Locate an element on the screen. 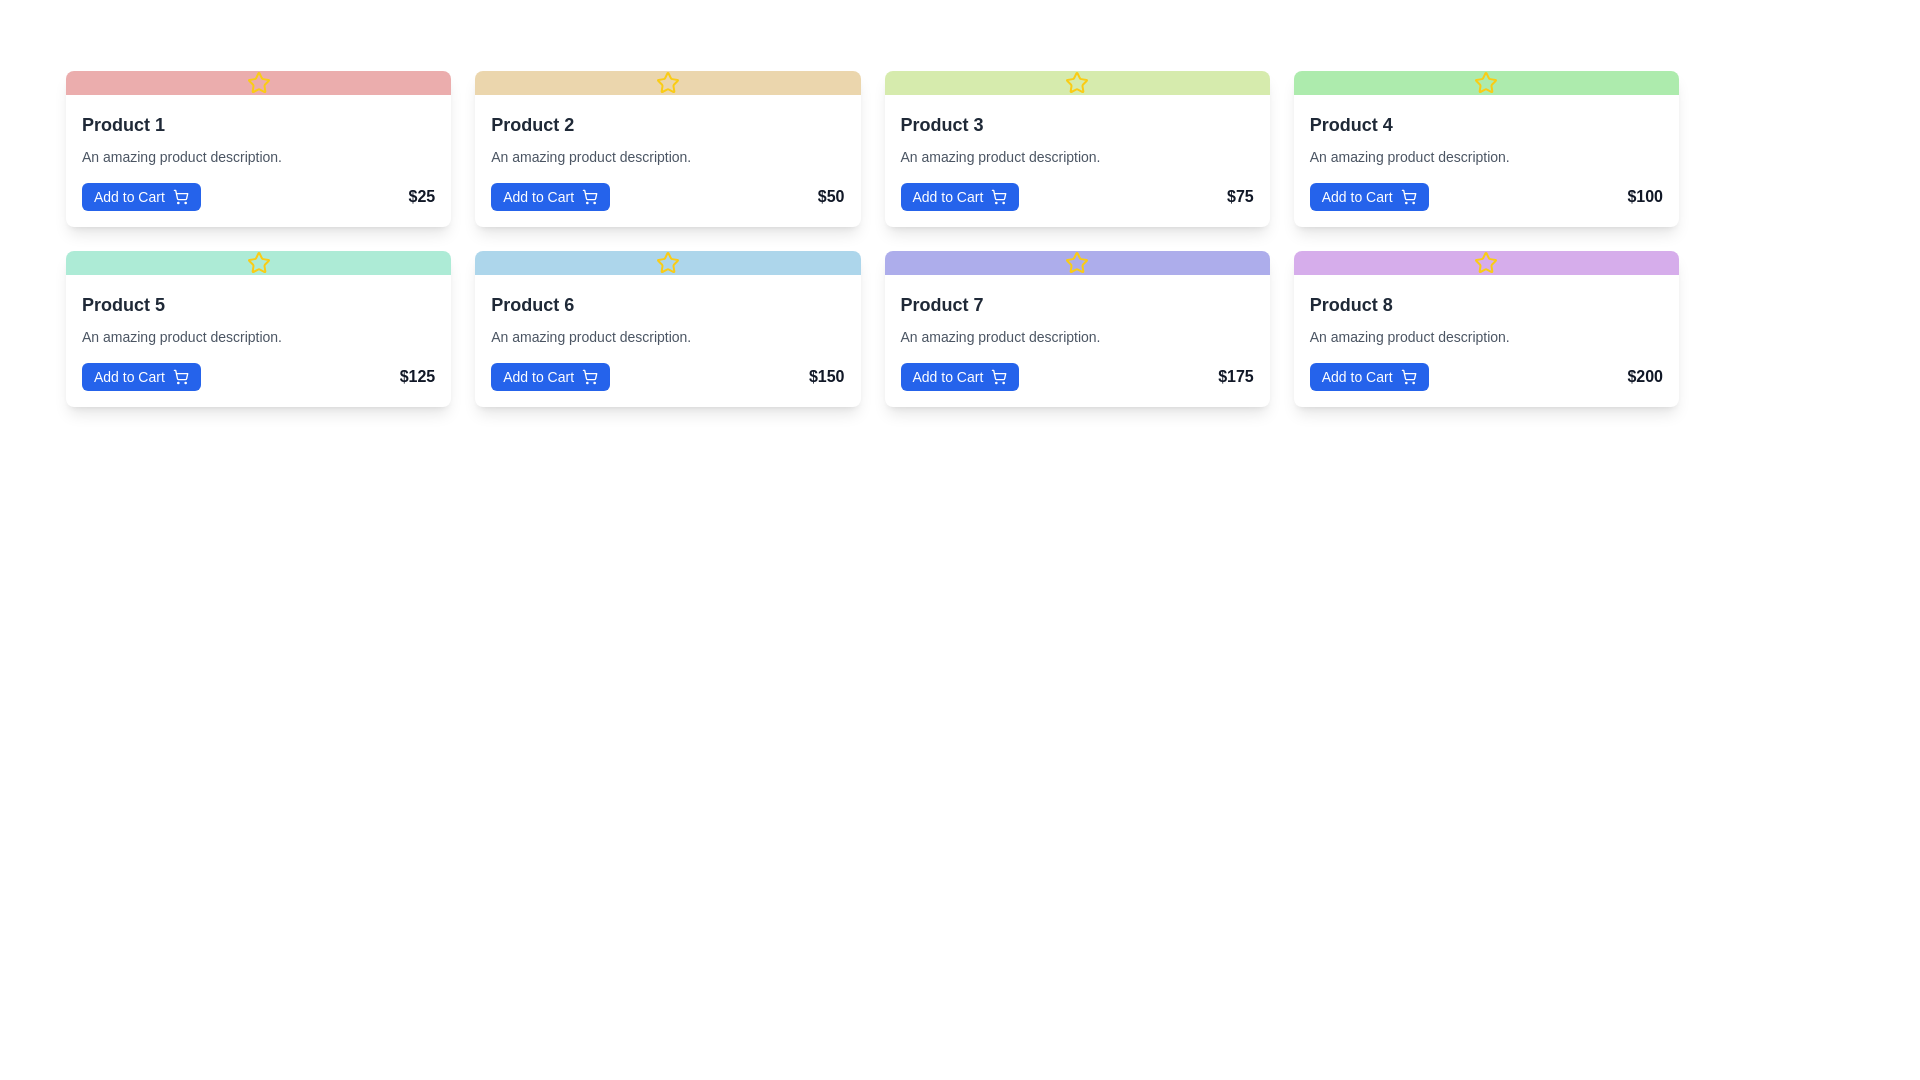 Image resolution: width=1920 pixels, height=1080 pixels. the 'Product 8' text label, which is displayed in a bold and large font at the top center of the purple-colored card is located at coordinates (1351, 304).